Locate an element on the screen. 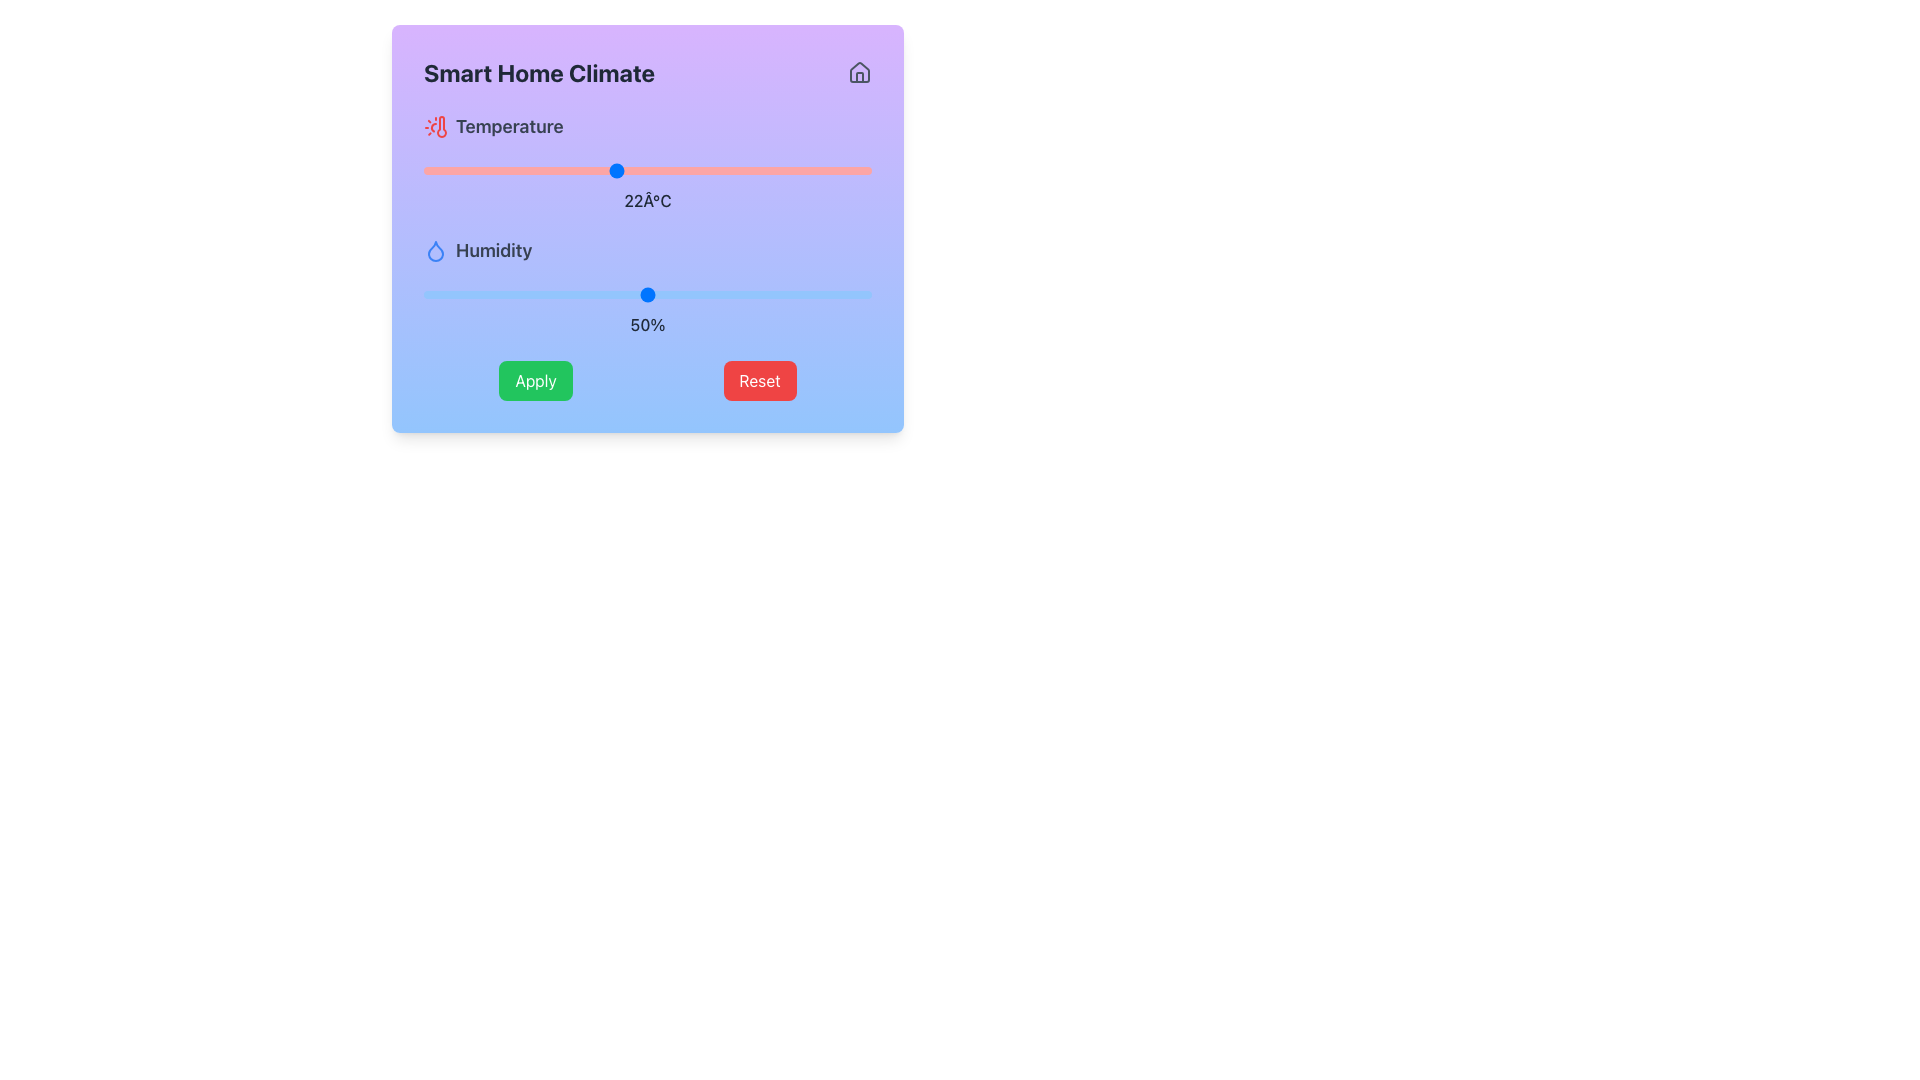 This screenshot has height=1080, width=1920. the red thermometer icon, which is located next to the 'Temperature' label in the upper-left area of the interface, to gather context from surrounding elements is located at coordinates (440, 127).